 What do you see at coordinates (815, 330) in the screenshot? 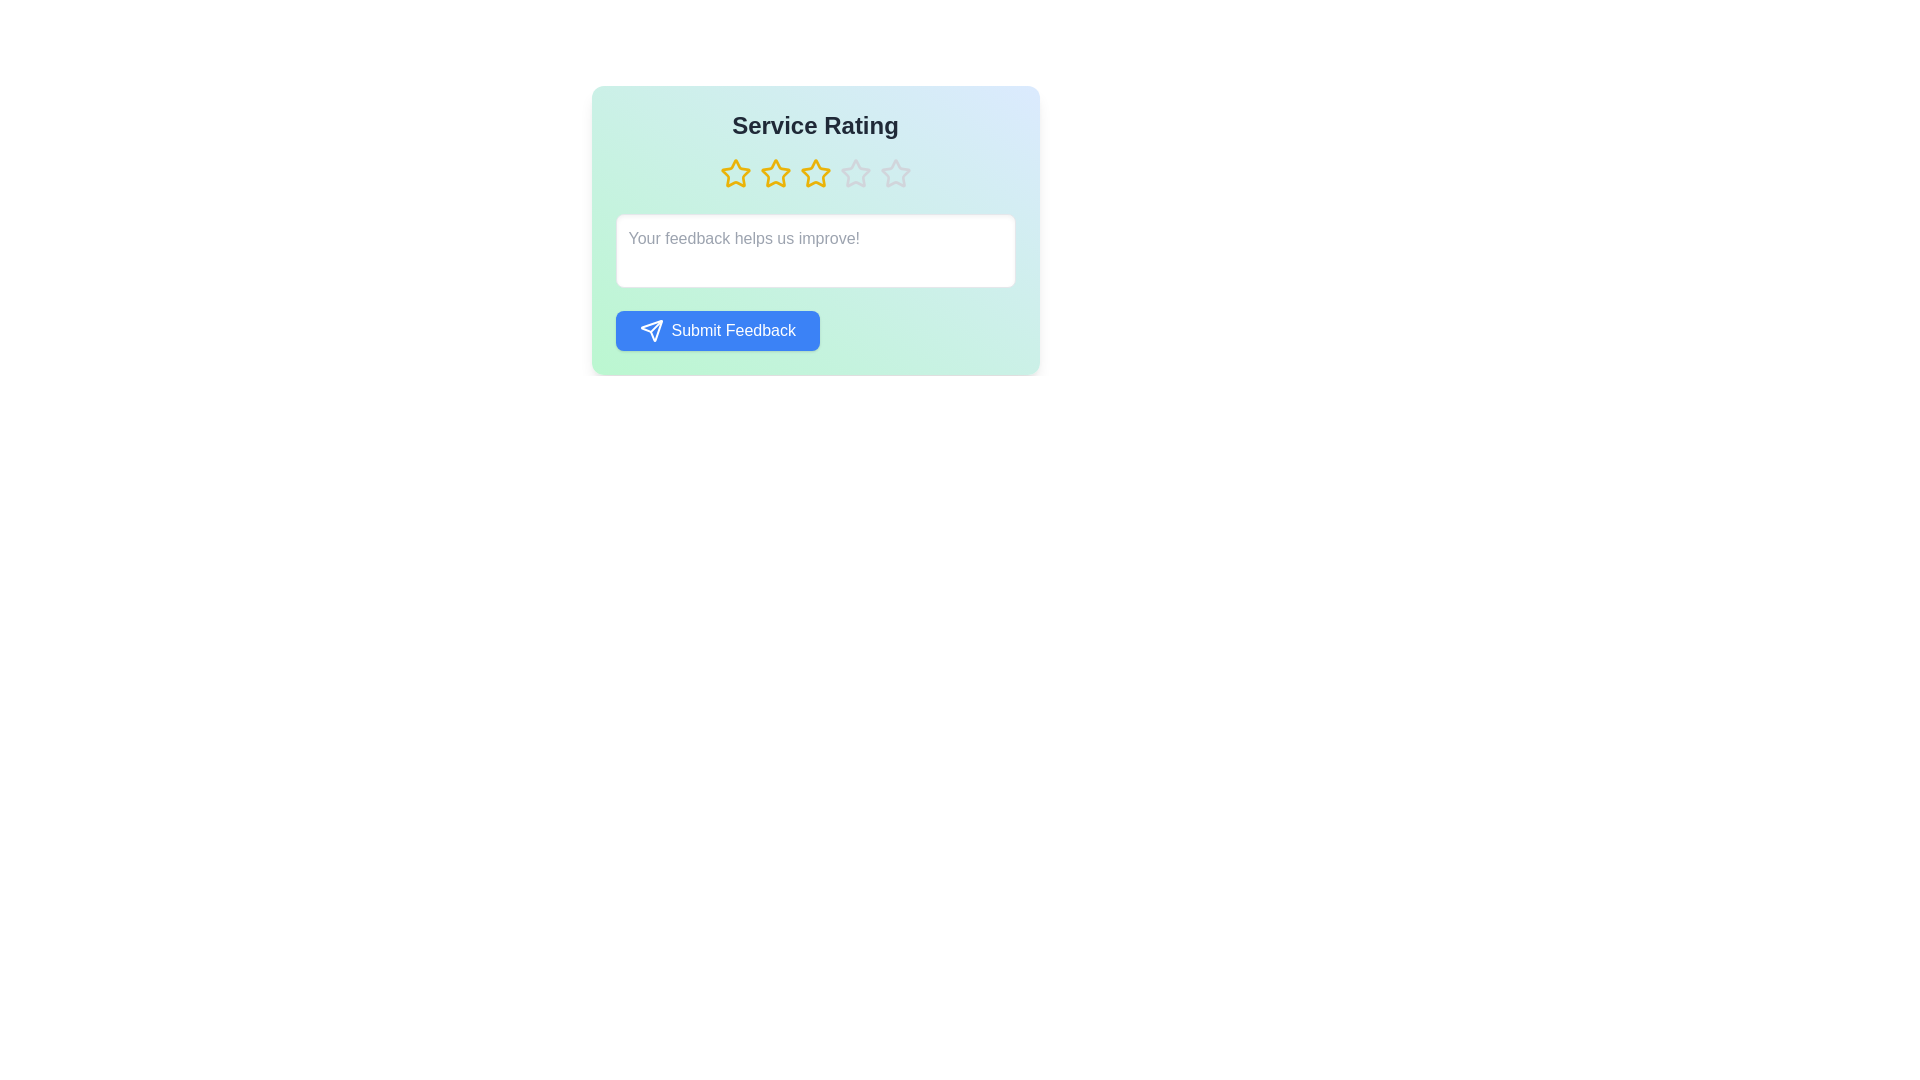
I see `the 'Submit Feedback' button located beneath the feedback input area within the 'Service Rating' box` at bounding box center [815, 330].